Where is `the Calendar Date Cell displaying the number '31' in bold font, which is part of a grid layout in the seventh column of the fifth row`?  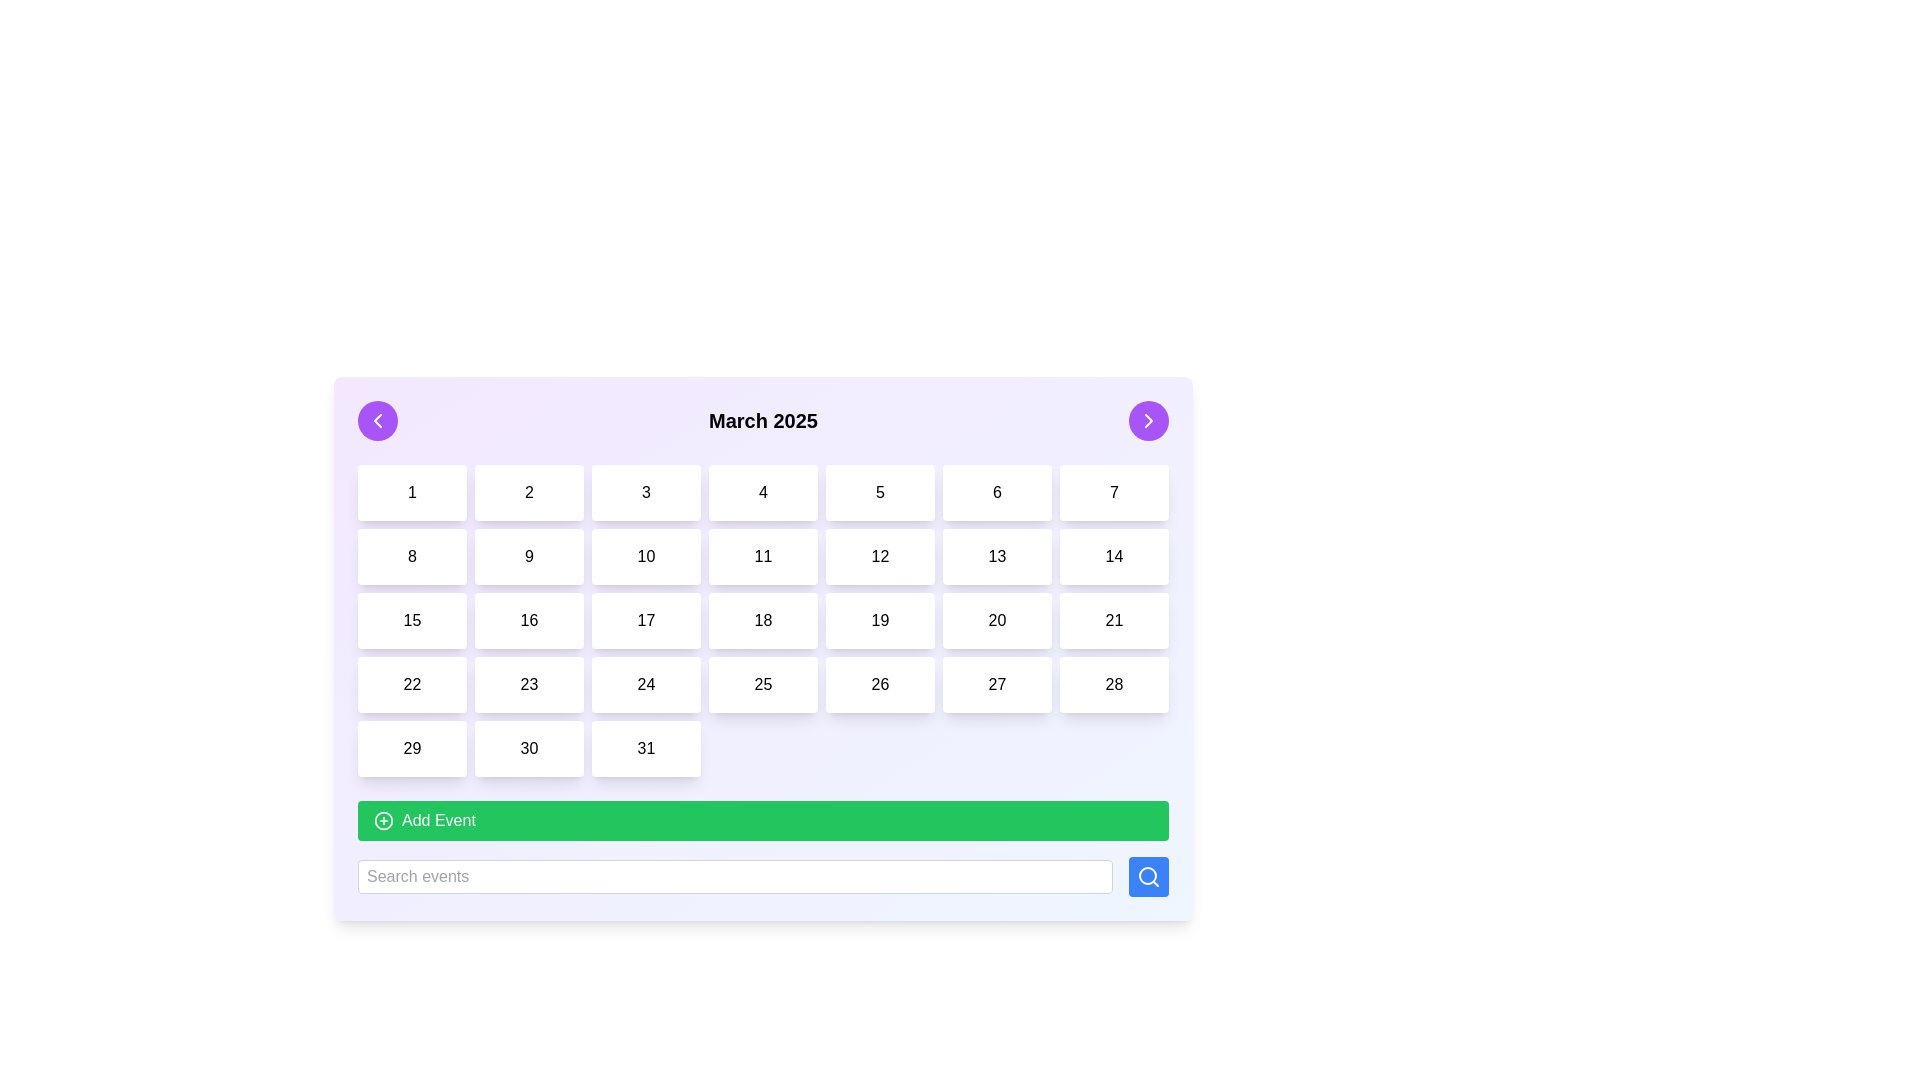 the Calendar Date Cell displaying the number '31' in bold font, which is part of a grid layout in the seventh column of the fifth row is located at coordinates (646, 748).